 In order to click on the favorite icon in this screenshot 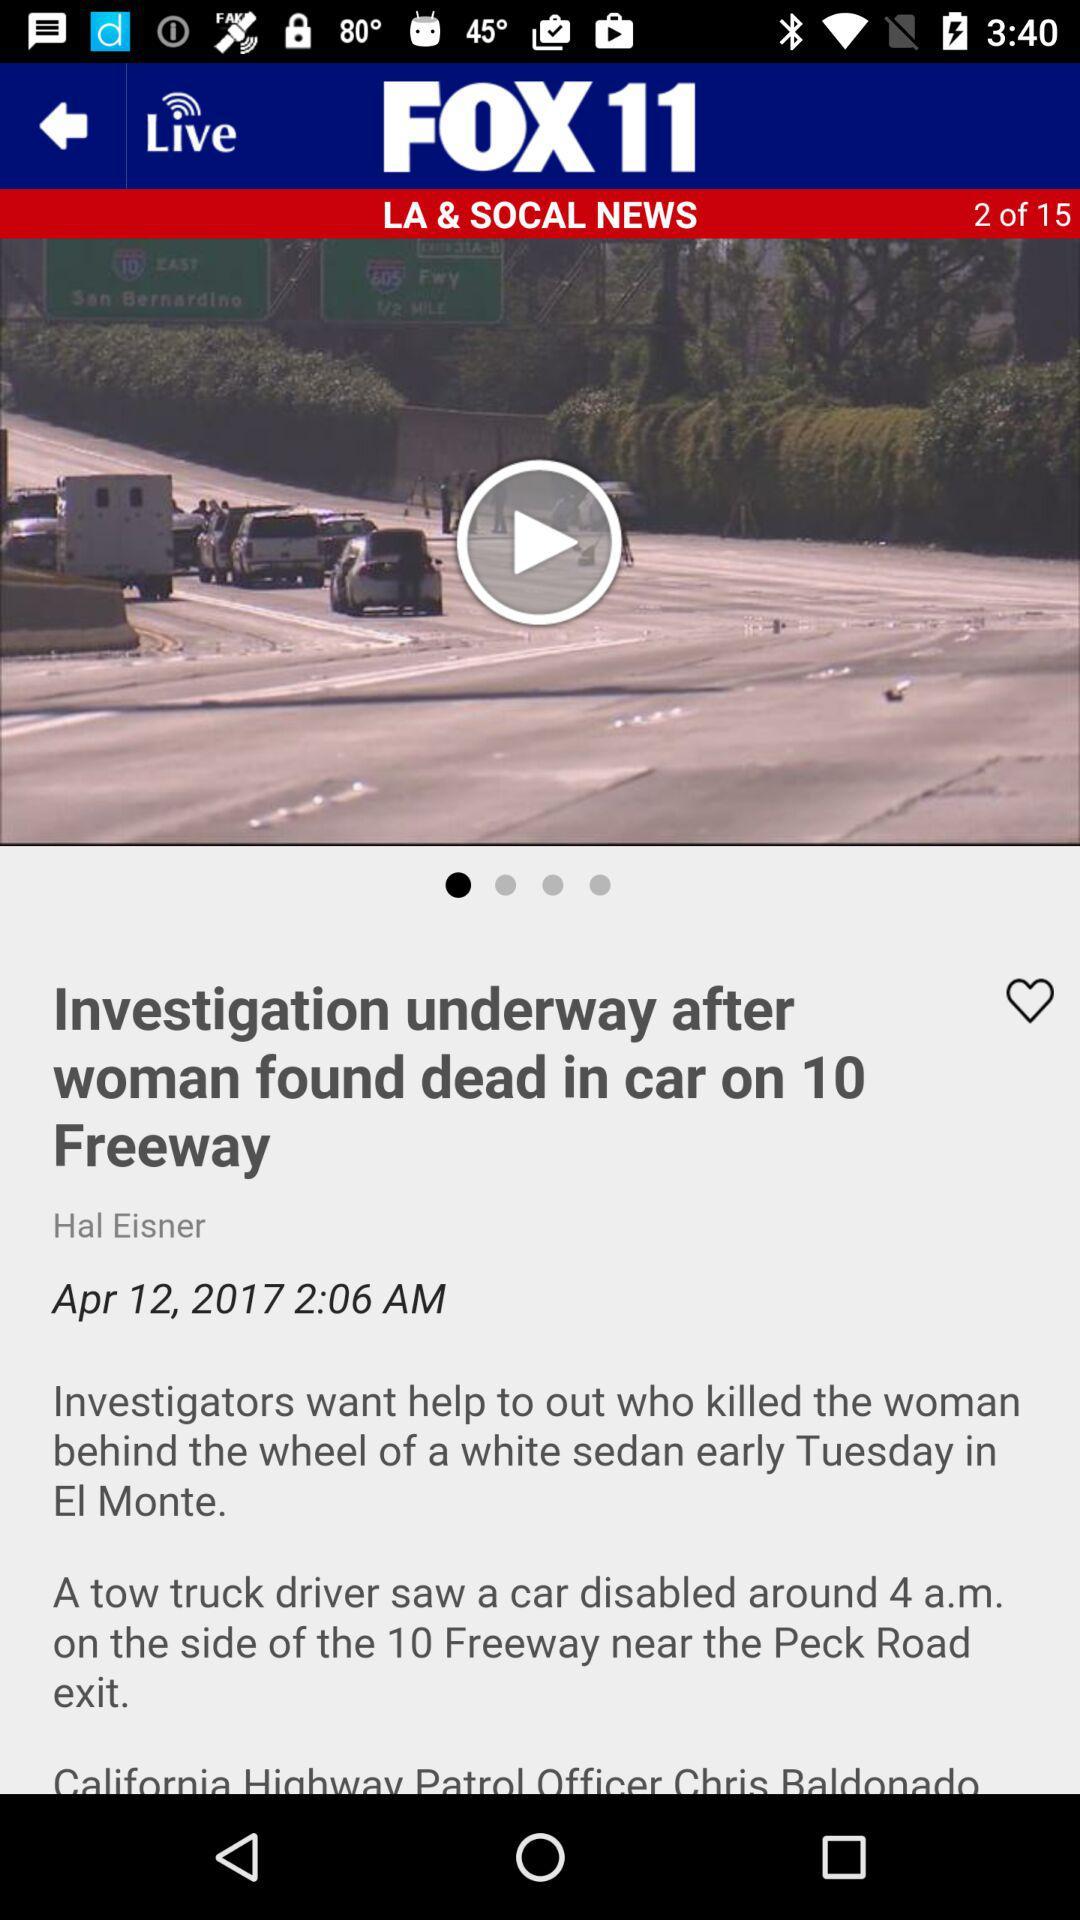, I will do `click(1017, 1000)`.